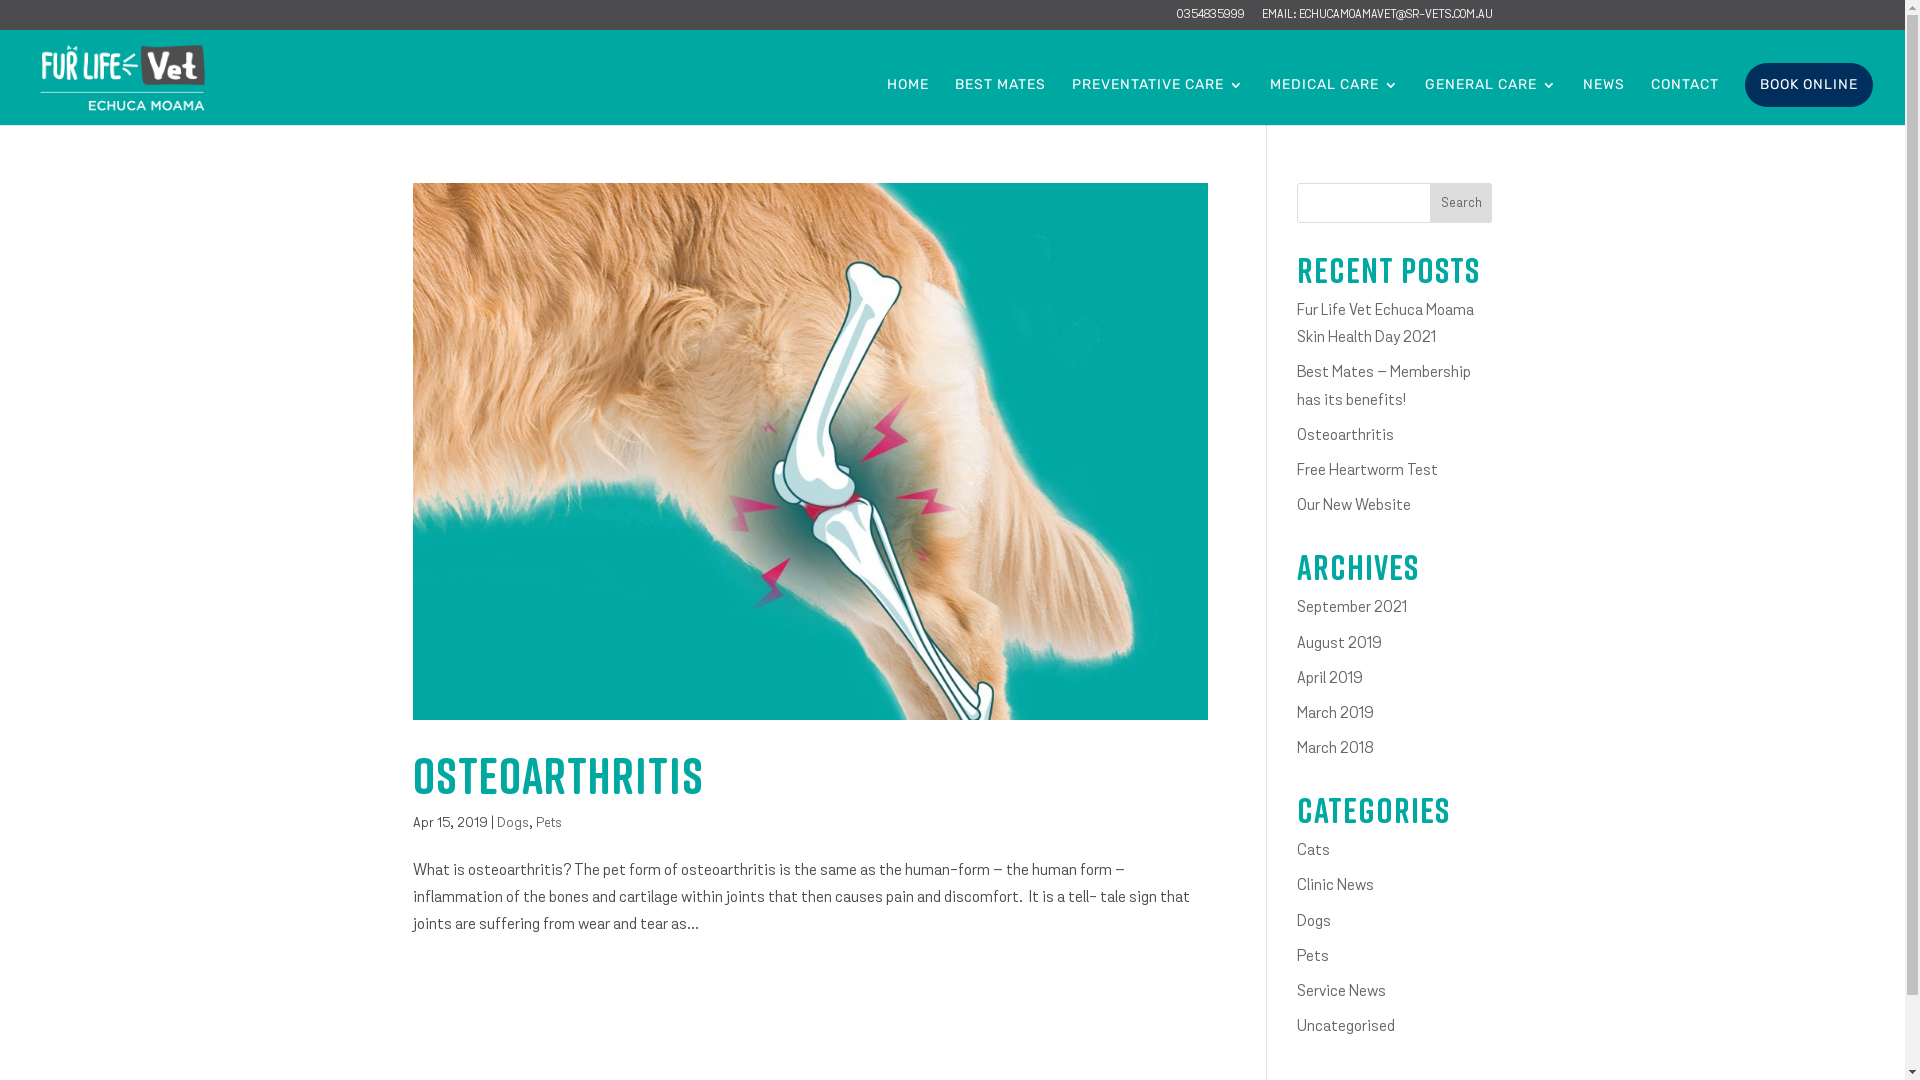 The height and width of the screenshot is (1080, 1920). I want to click on 'Cats', so click(1313, 851).